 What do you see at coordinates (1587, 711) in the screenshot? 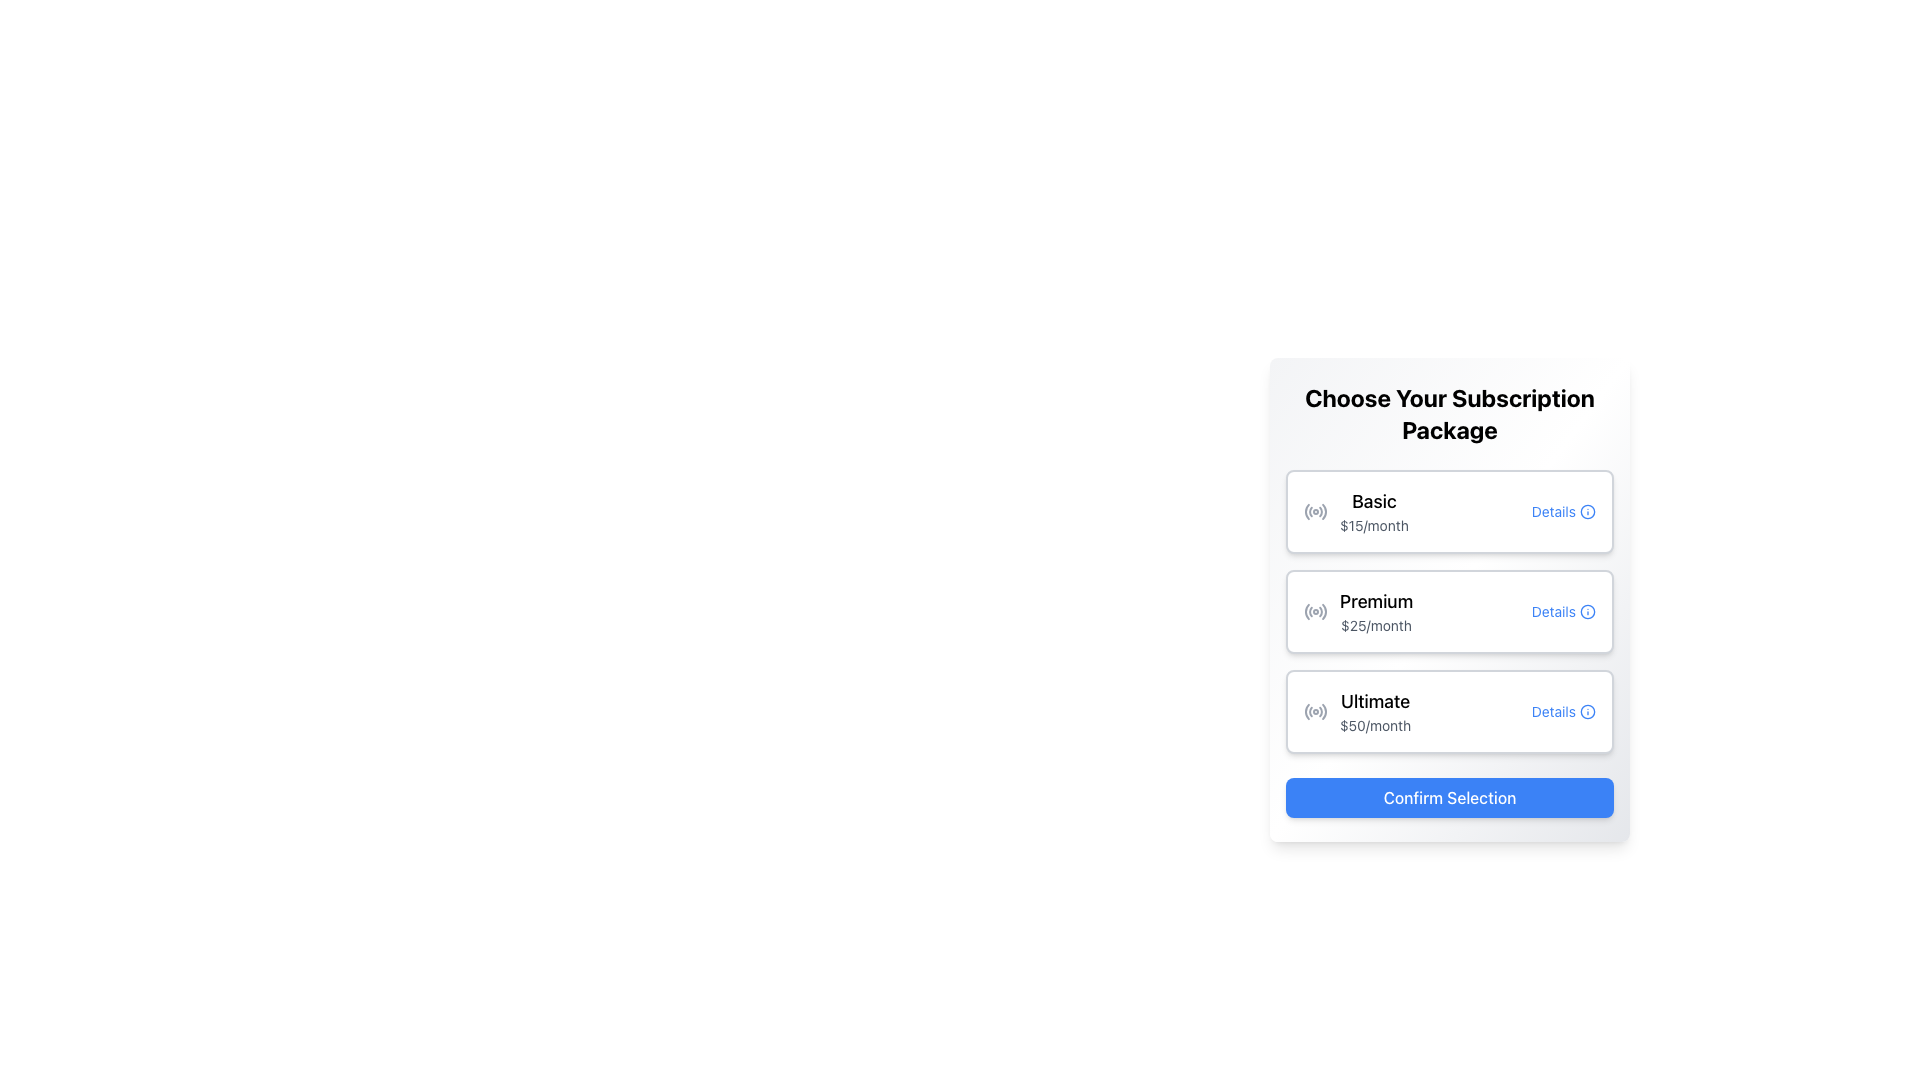
I see `the outer circular ring of the 'Details' icon, which is right-aligned to the 'Ultimate' subscription option` at bounding box center [1587, 711].